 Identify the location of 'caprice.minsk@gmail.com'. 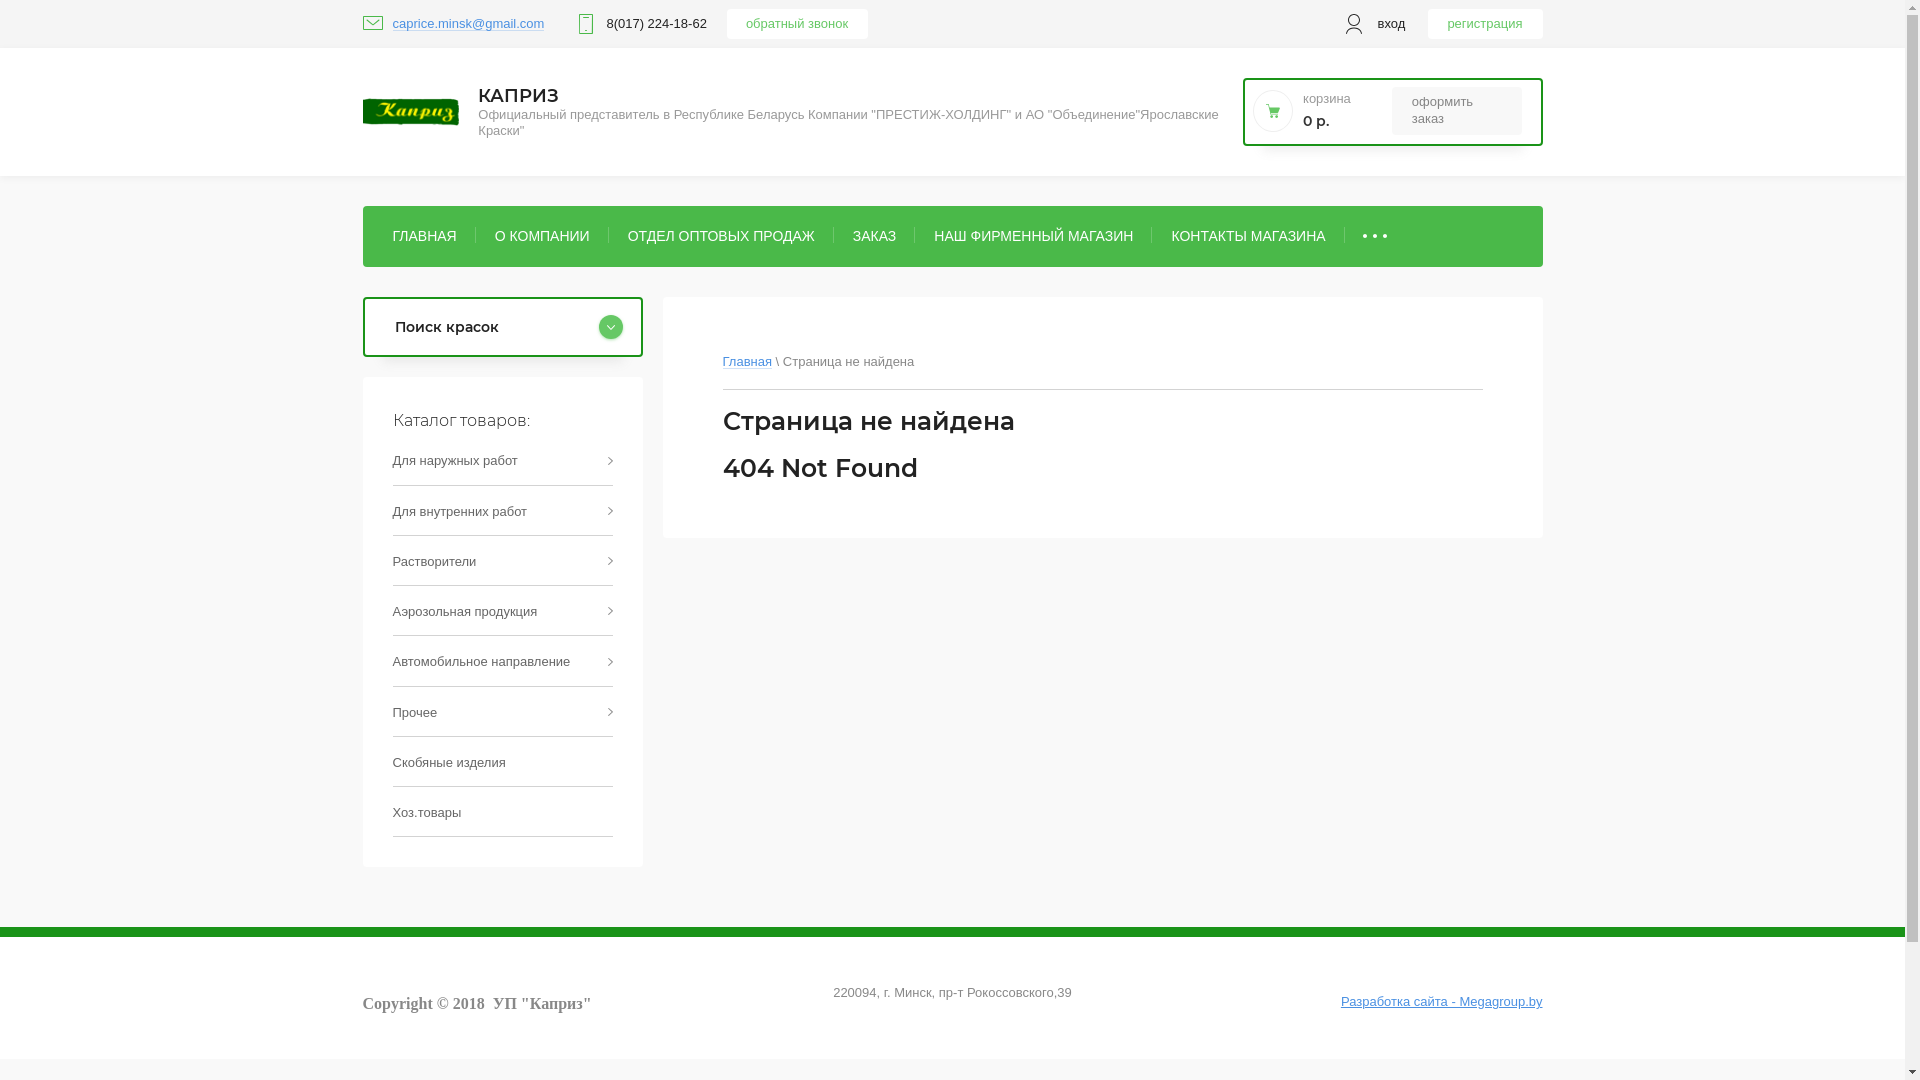
(466, 23).